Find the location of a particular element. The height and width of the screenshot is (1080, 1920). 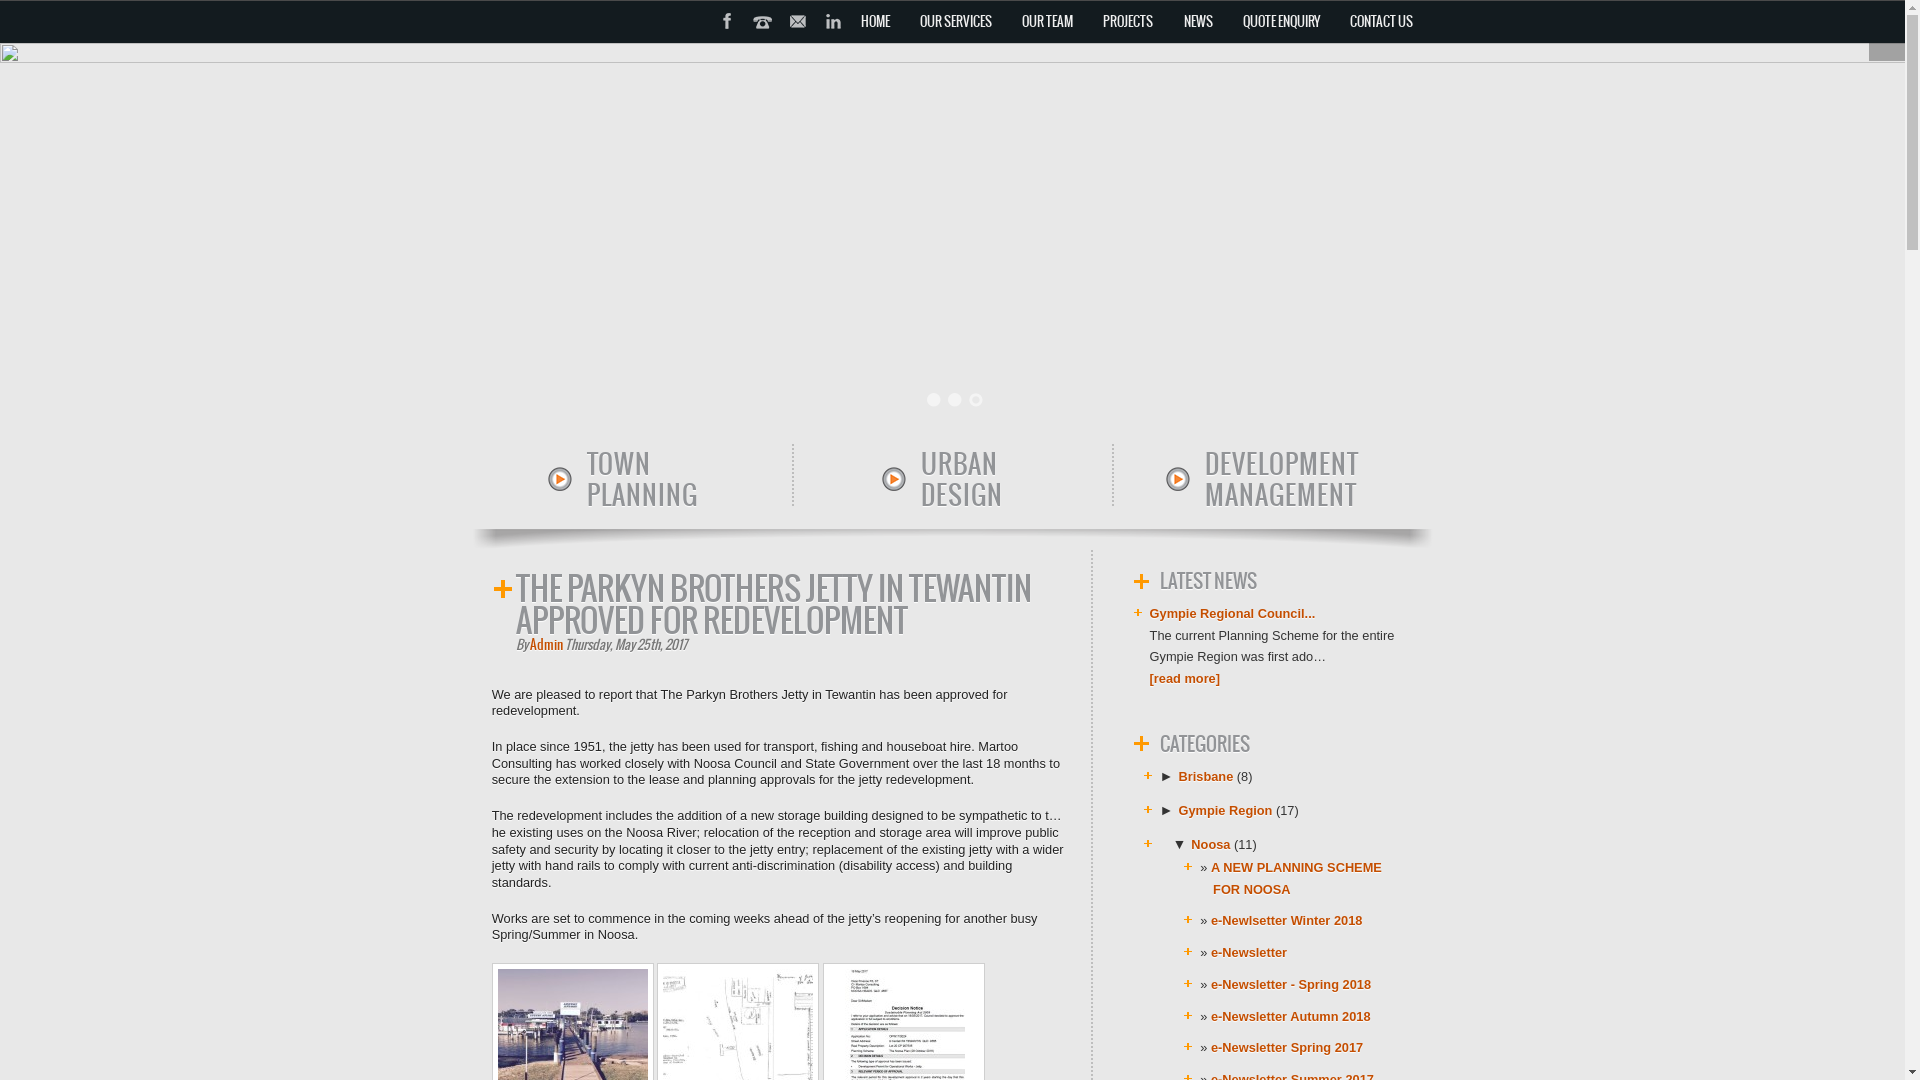

'[read more]' is located at coordinates (1150, 677).